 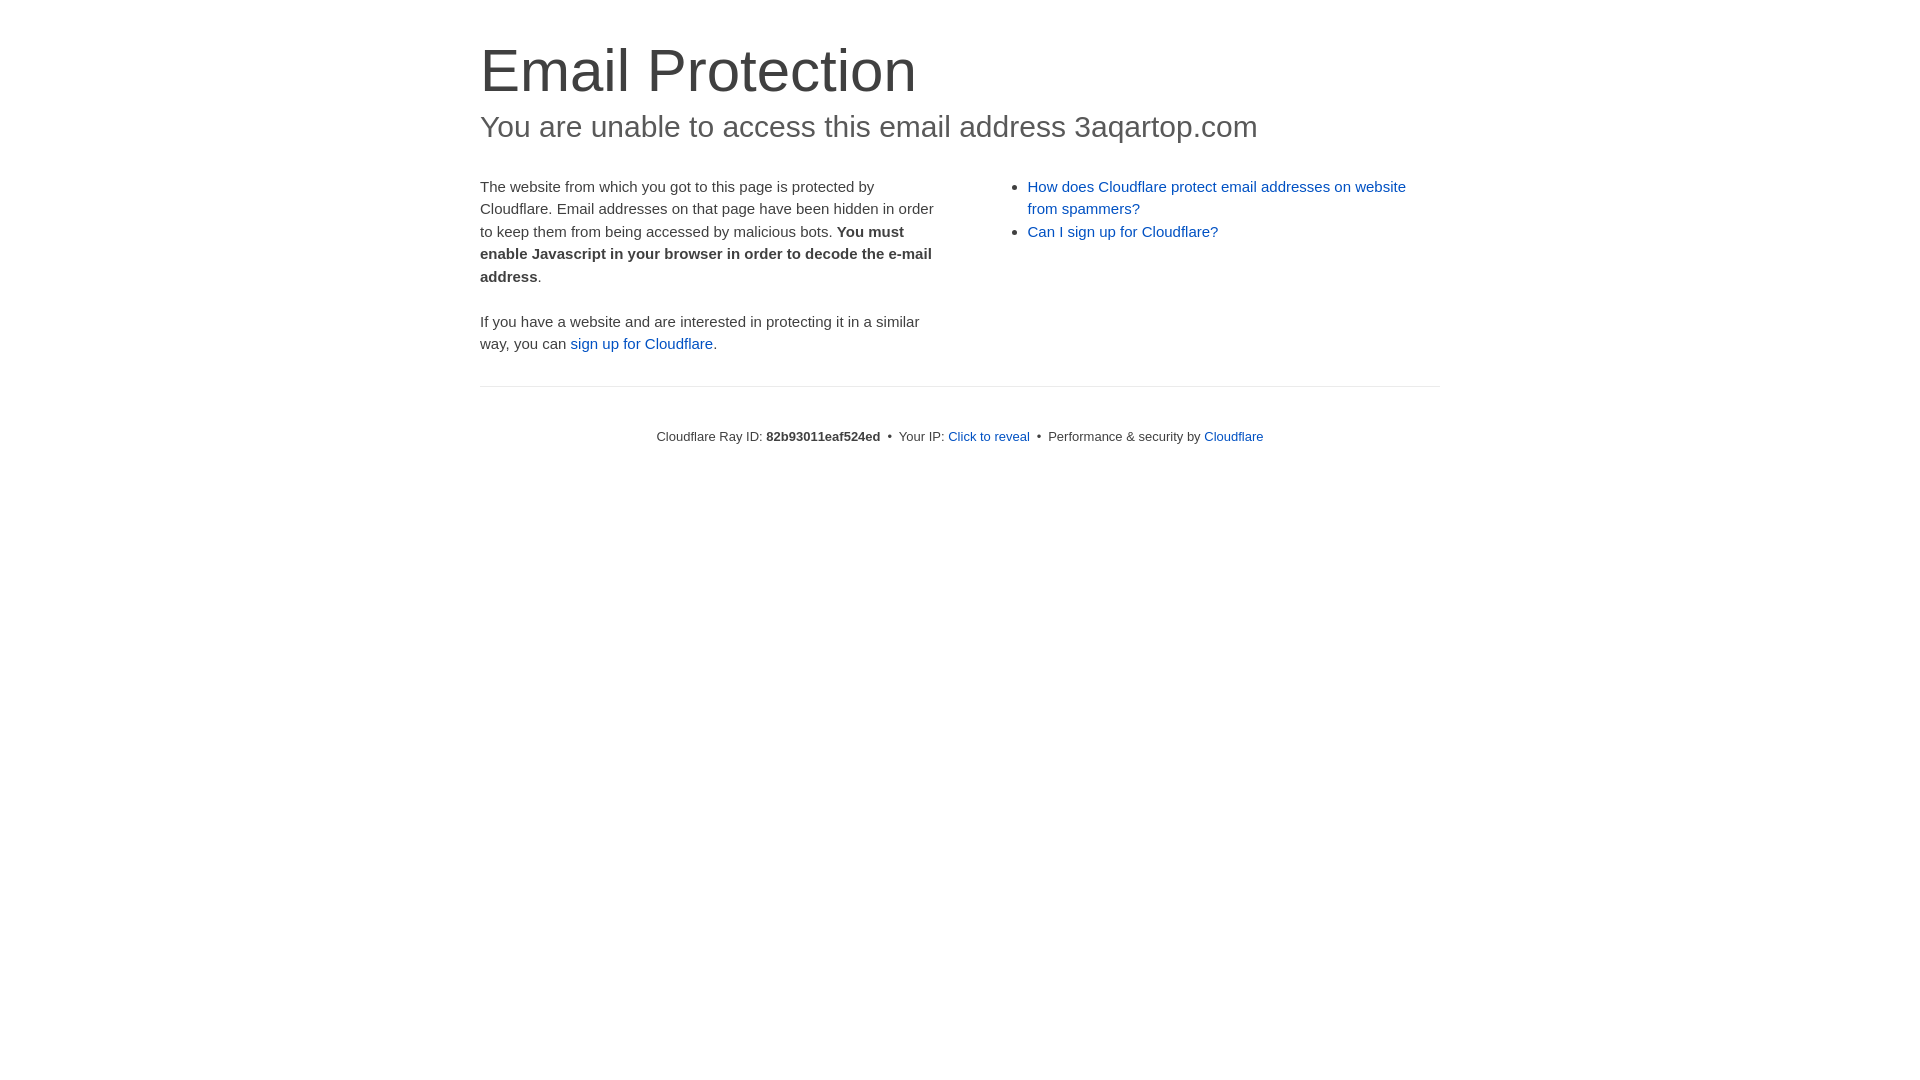 What do you see at coordinates (988, 435) in the screenshot?
I see `'Click to reveal'` at bounding box center [988, 435].